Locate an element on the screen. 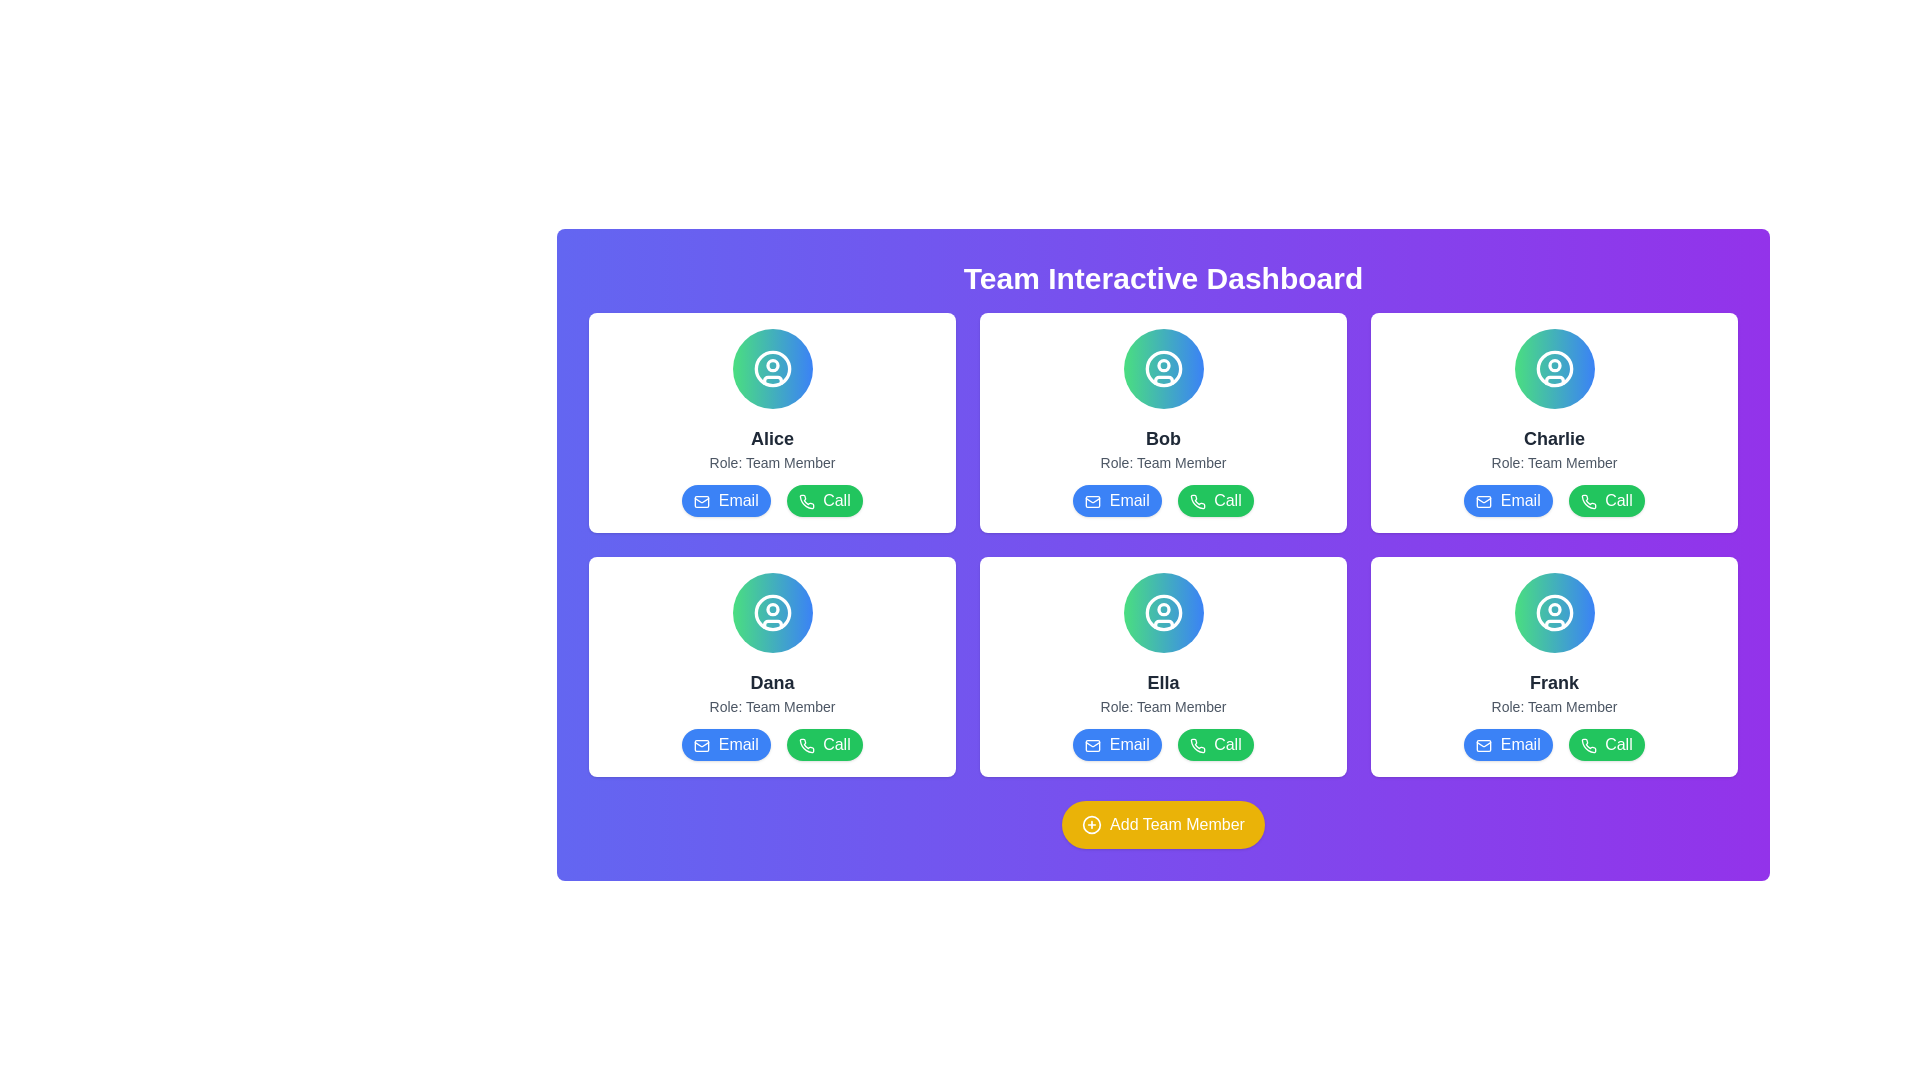 The image size is (1920, 1080). the circular user profile icon with a white outline and gradient background in Dana's profile card on the Team Interactive Dashboard is located at coordinates (771, 612).